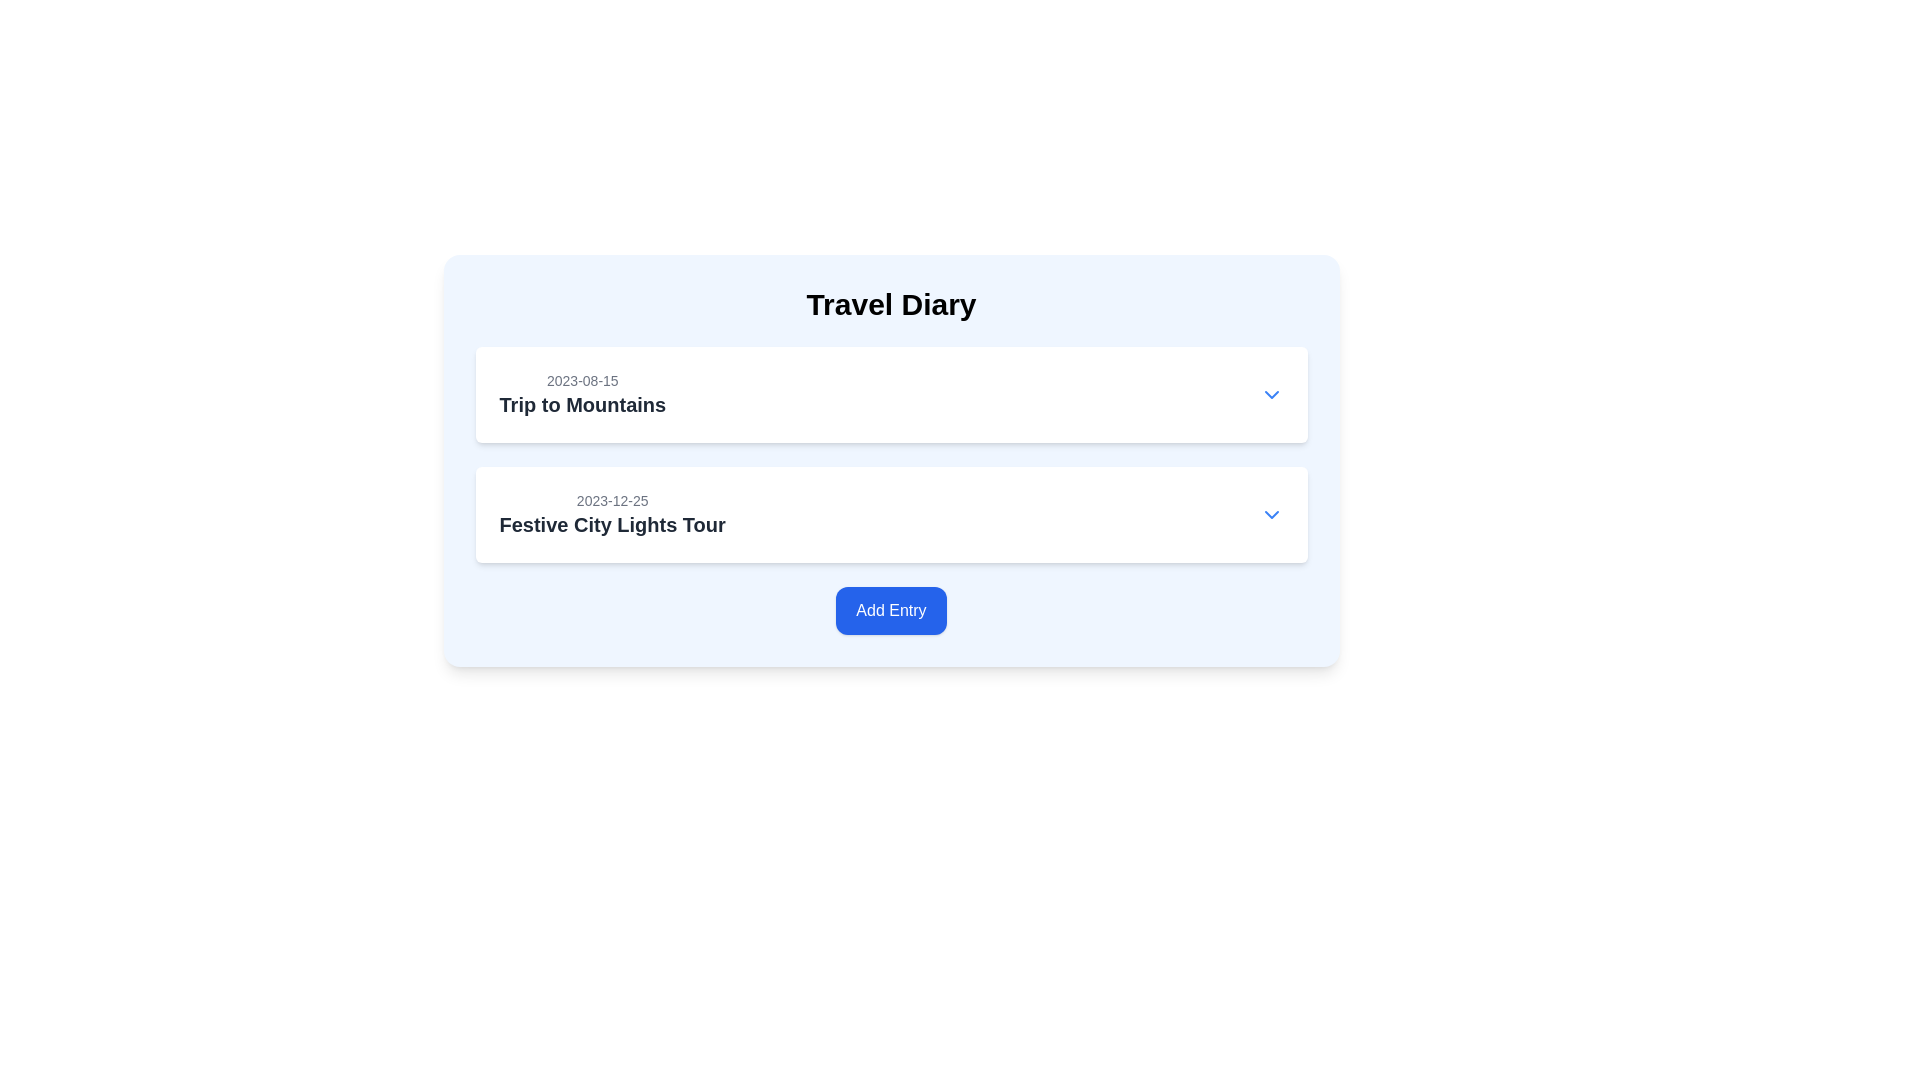 The image size is (1920, 1080). I want to click on the bold text label displaying 'Festive City Lights Tour', which is prominently located below the date '2023-12-25' in the travel diary events list, so click(611, 523).